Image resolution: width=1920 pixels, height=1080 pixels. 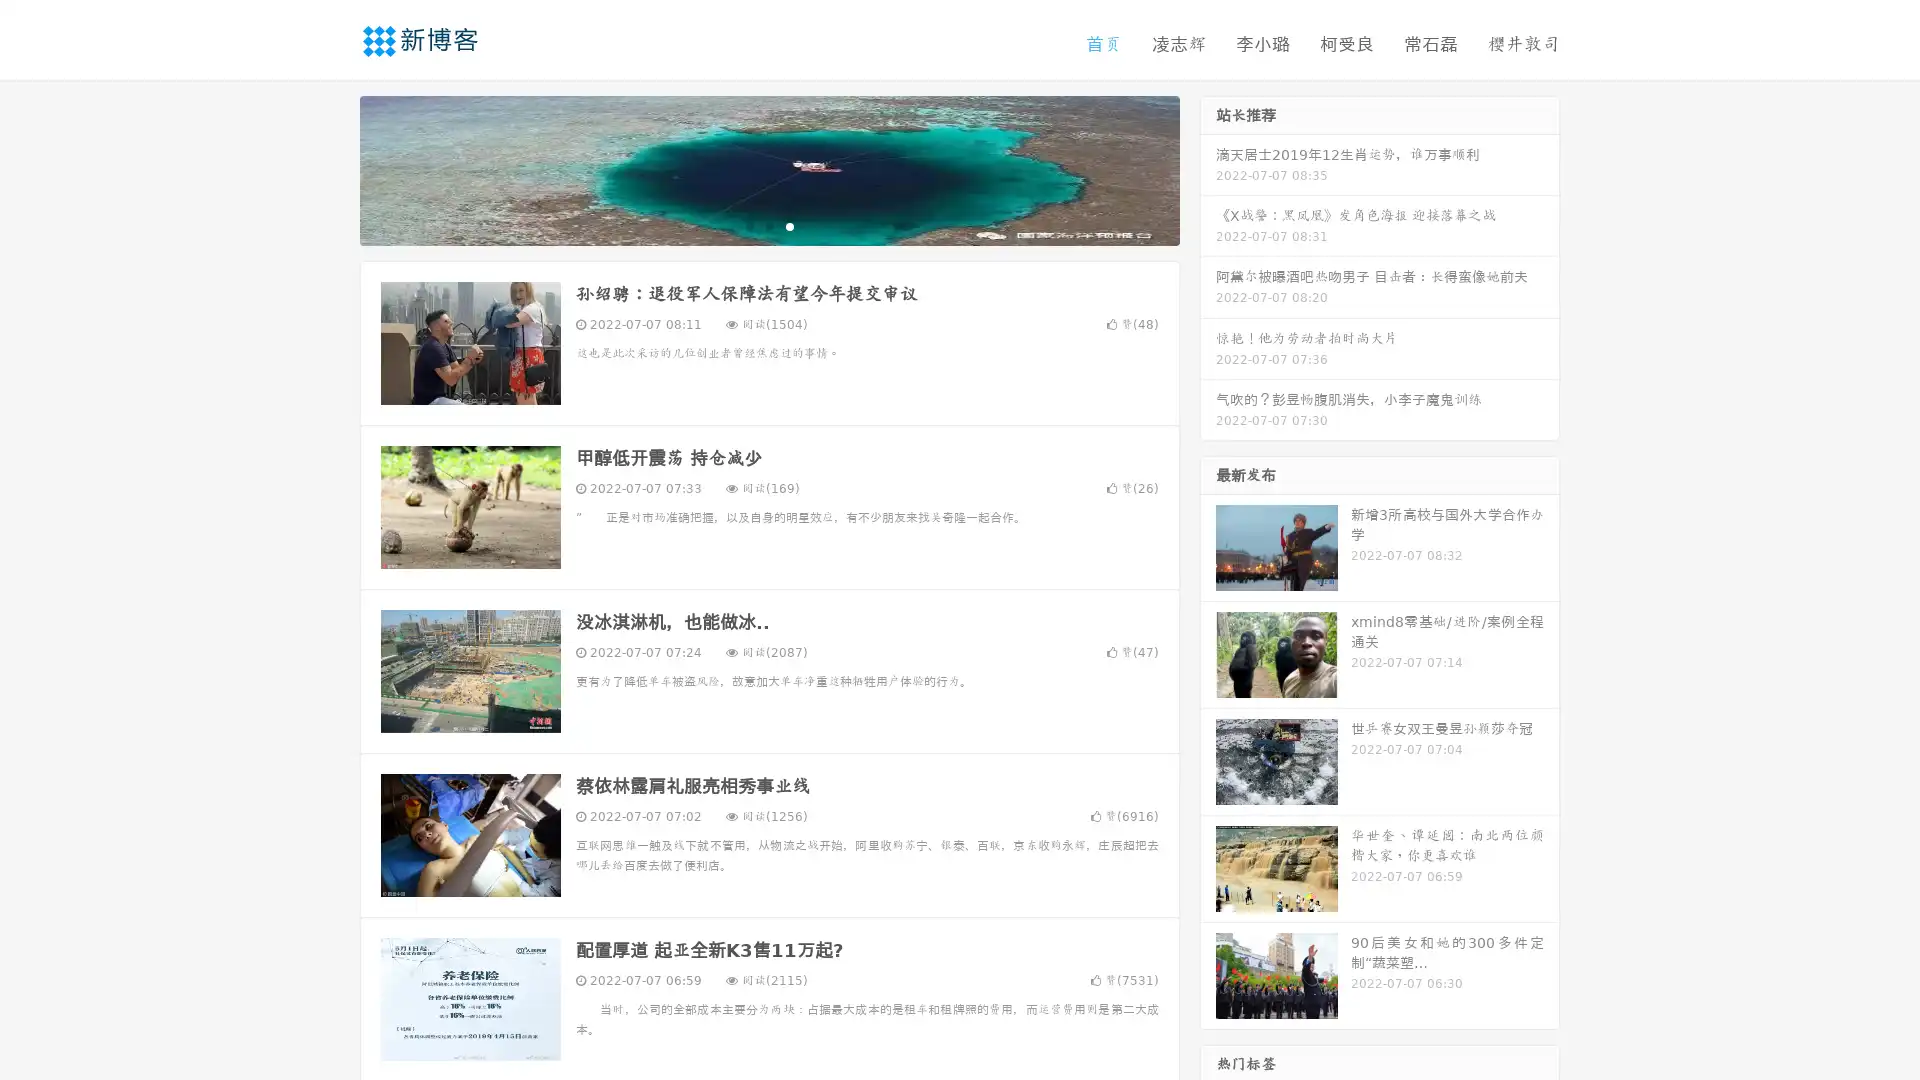 I want to click on Go to slide 3, so click(x=789, y=225).